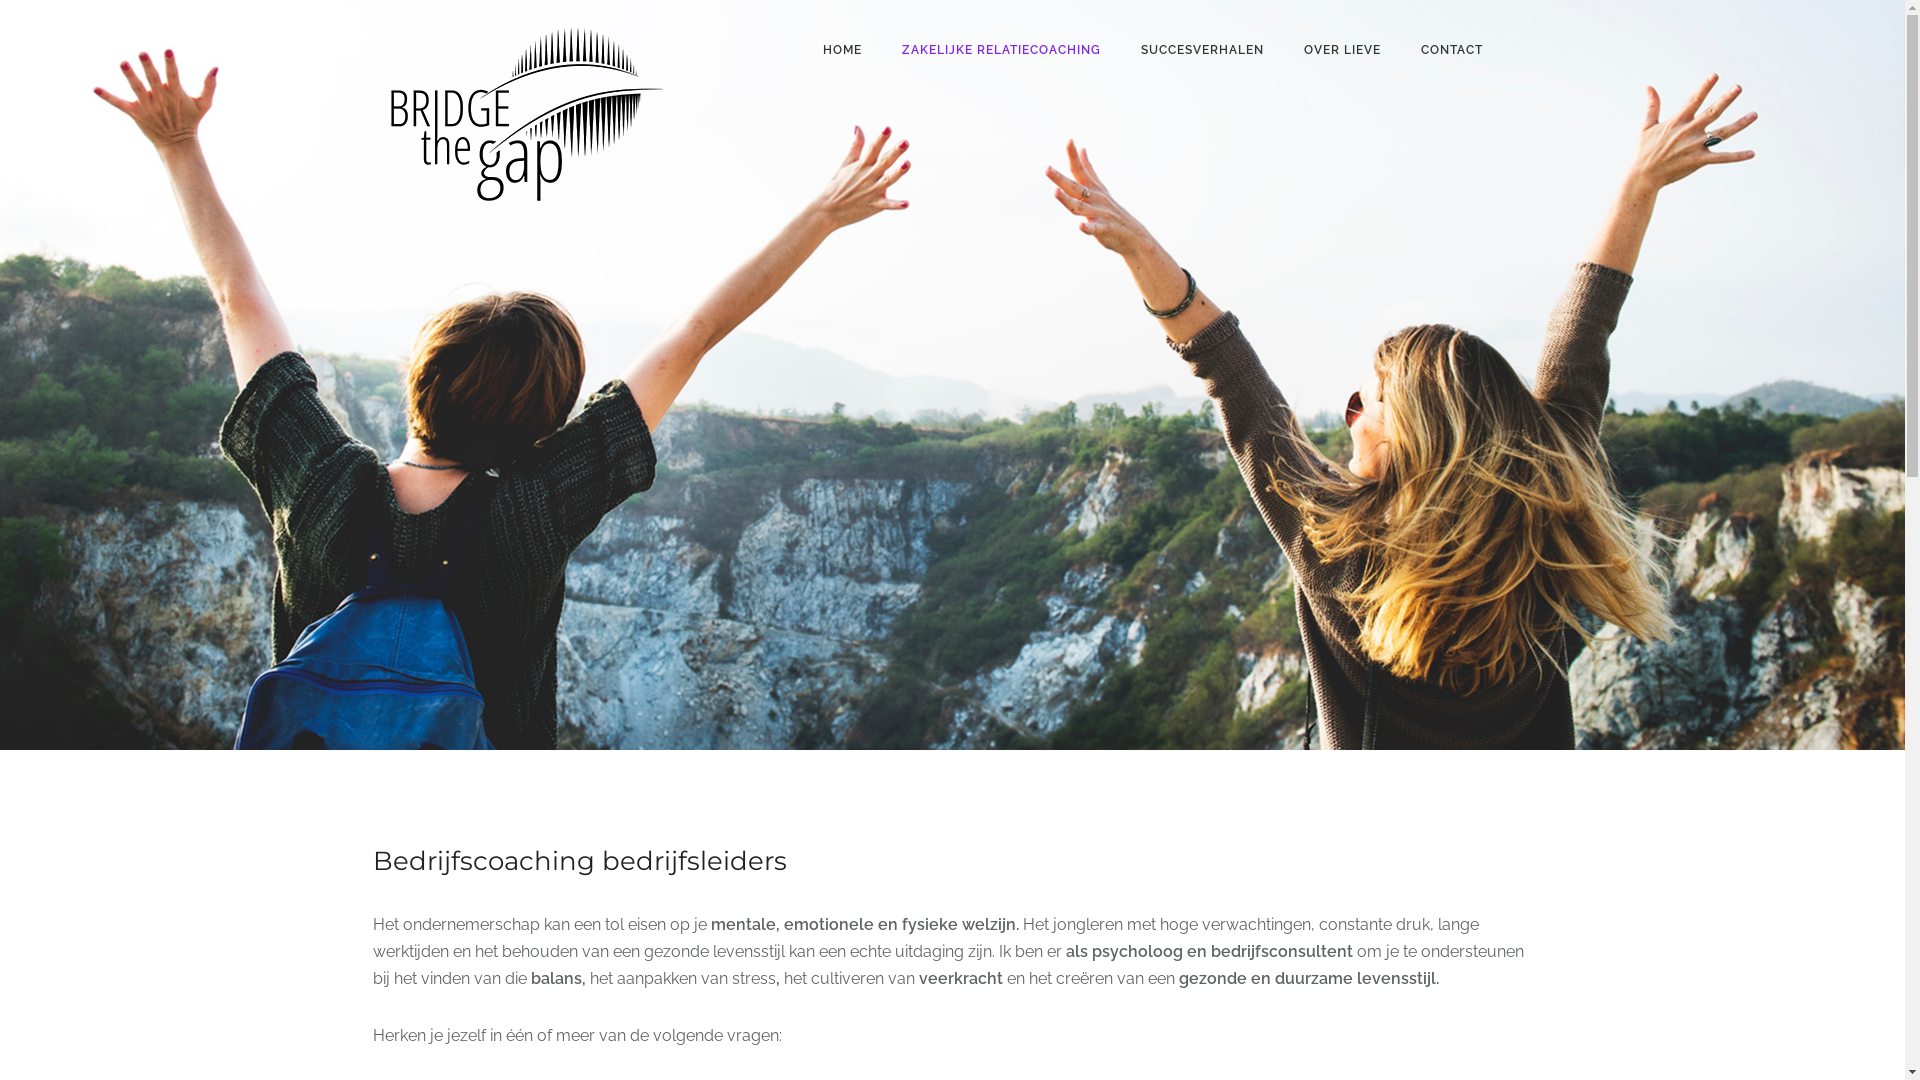 Image resolution: width=1920 pixels, height=1080 pixels. Describe the element at coordinates (841, 49) in the screenshot. I see `'HOME'` at that location.